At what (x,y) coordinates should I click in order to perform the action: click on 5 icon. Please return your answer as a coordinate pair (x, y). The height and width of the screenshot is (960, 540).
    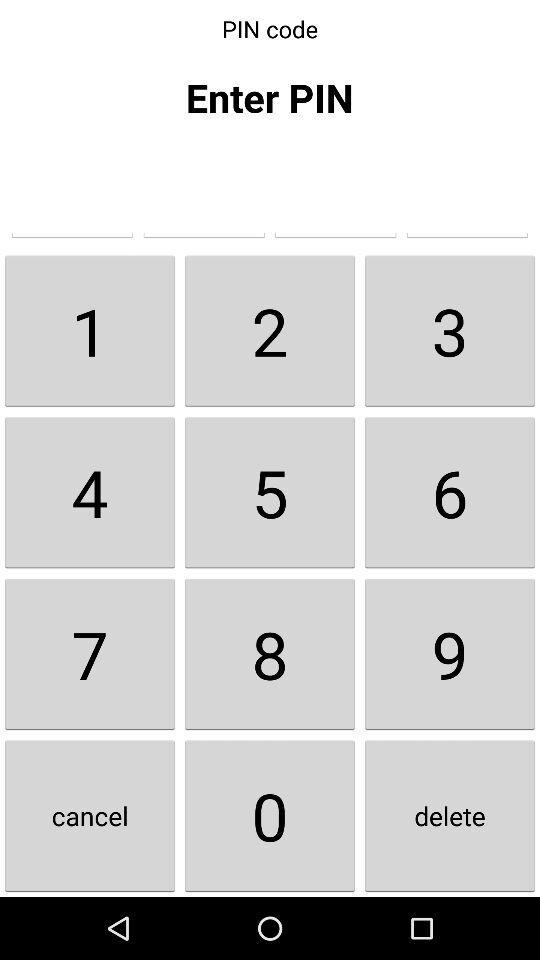
    Looking at the image, I should click on (270, 491).